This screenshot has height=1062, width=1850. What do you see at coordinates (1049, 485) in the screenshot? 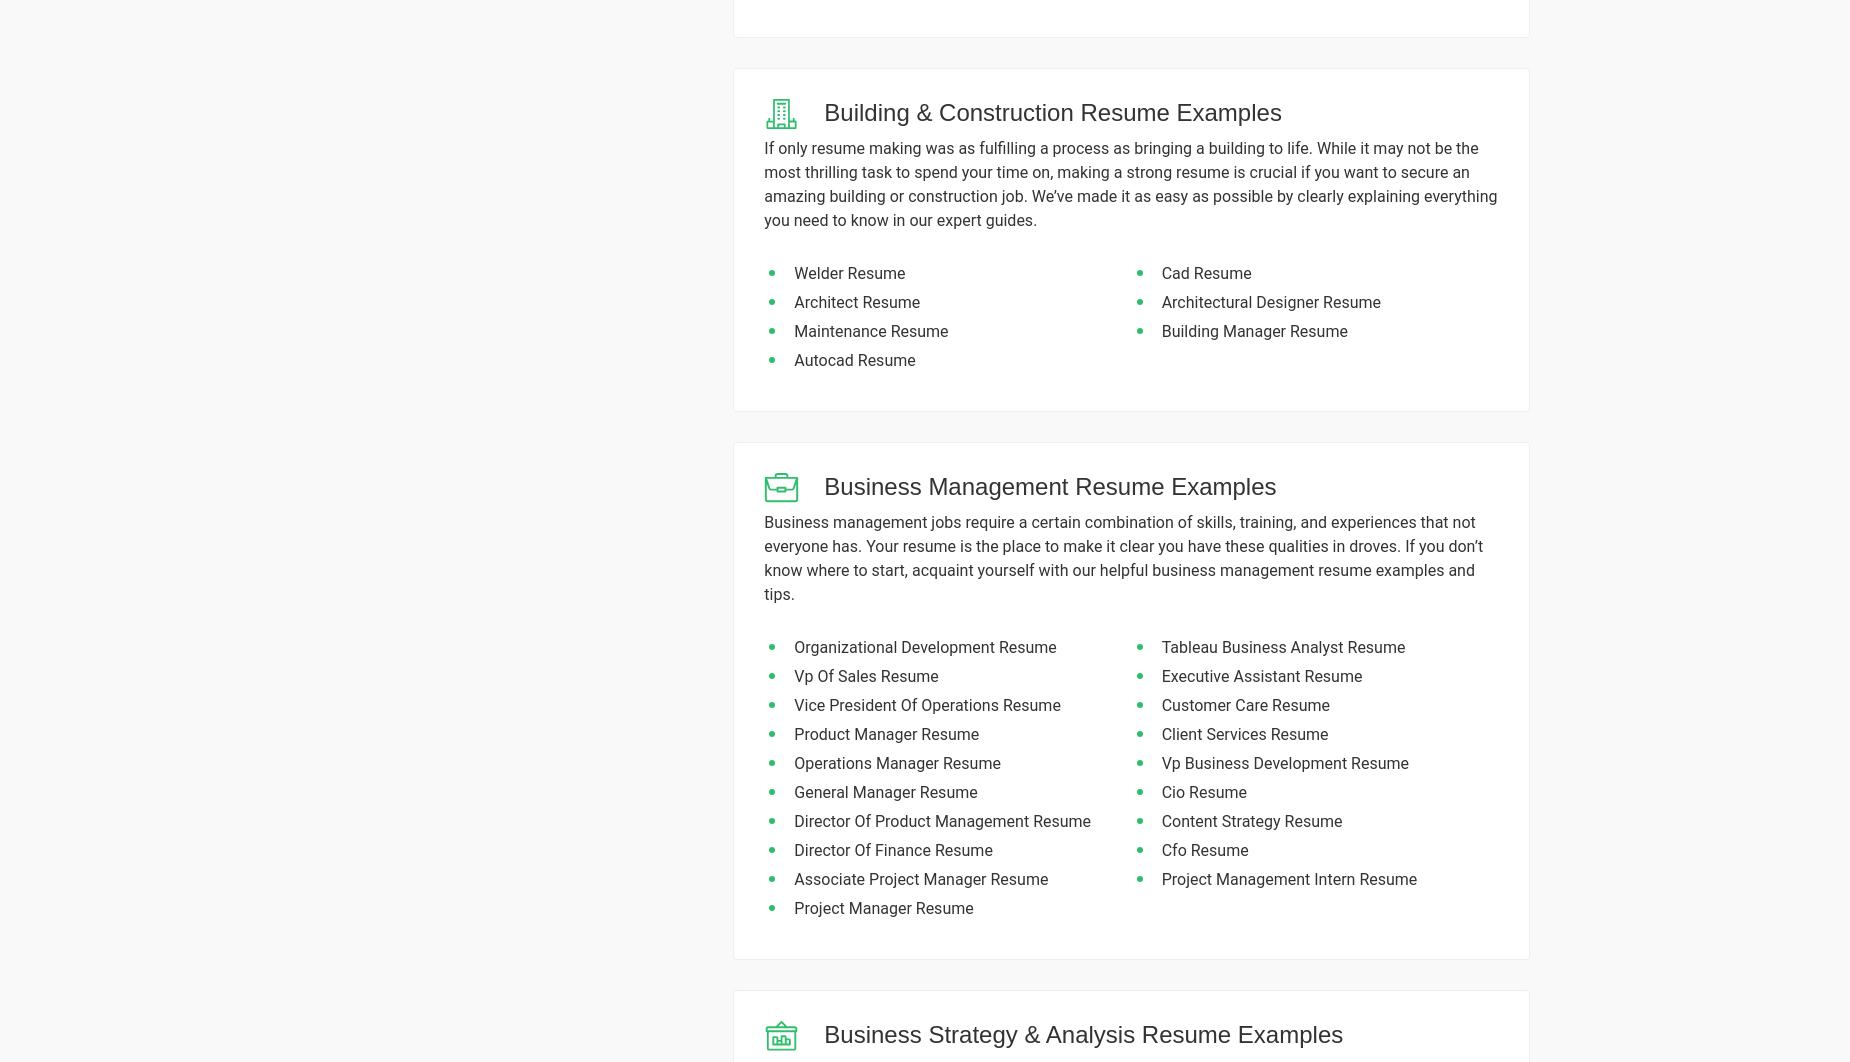
I see `'Business Management Resume Examples'` at bounding box center [1049, 485].